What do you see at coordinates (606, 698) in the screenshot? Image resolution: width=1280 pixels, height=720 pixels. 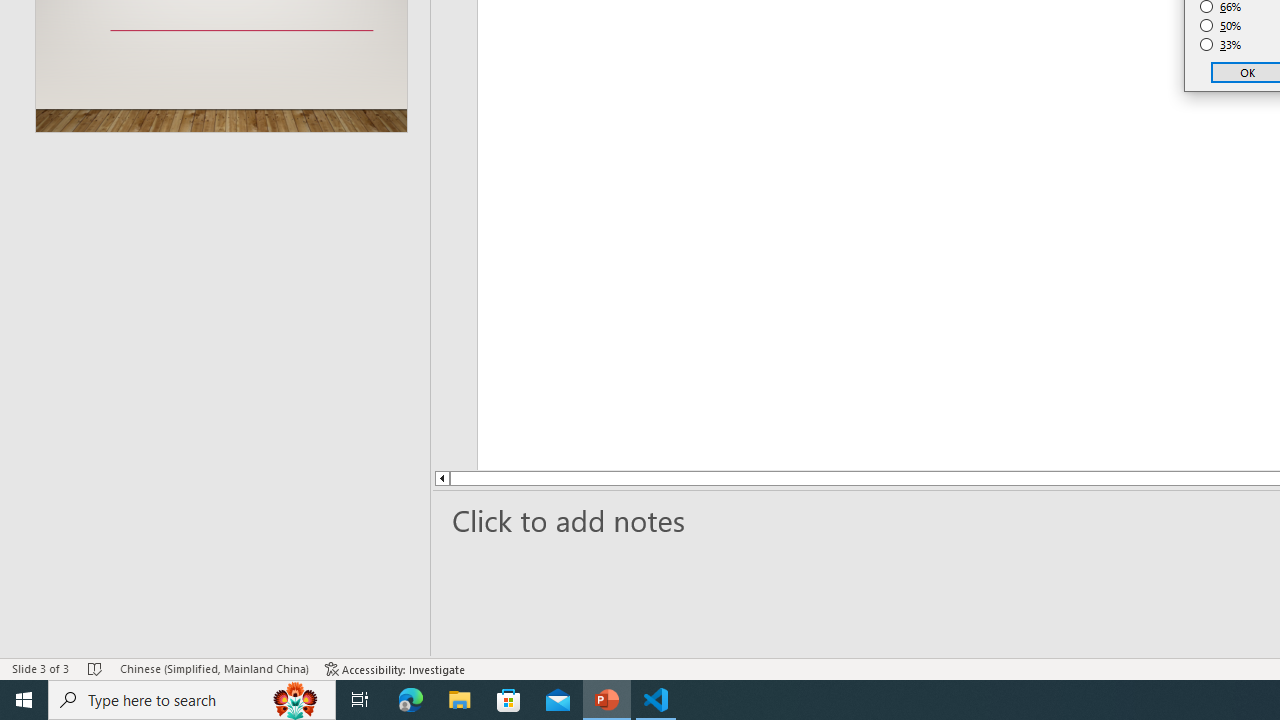 I see `'PowerPoint - 1 running window'` at bounding box center [606, 698].